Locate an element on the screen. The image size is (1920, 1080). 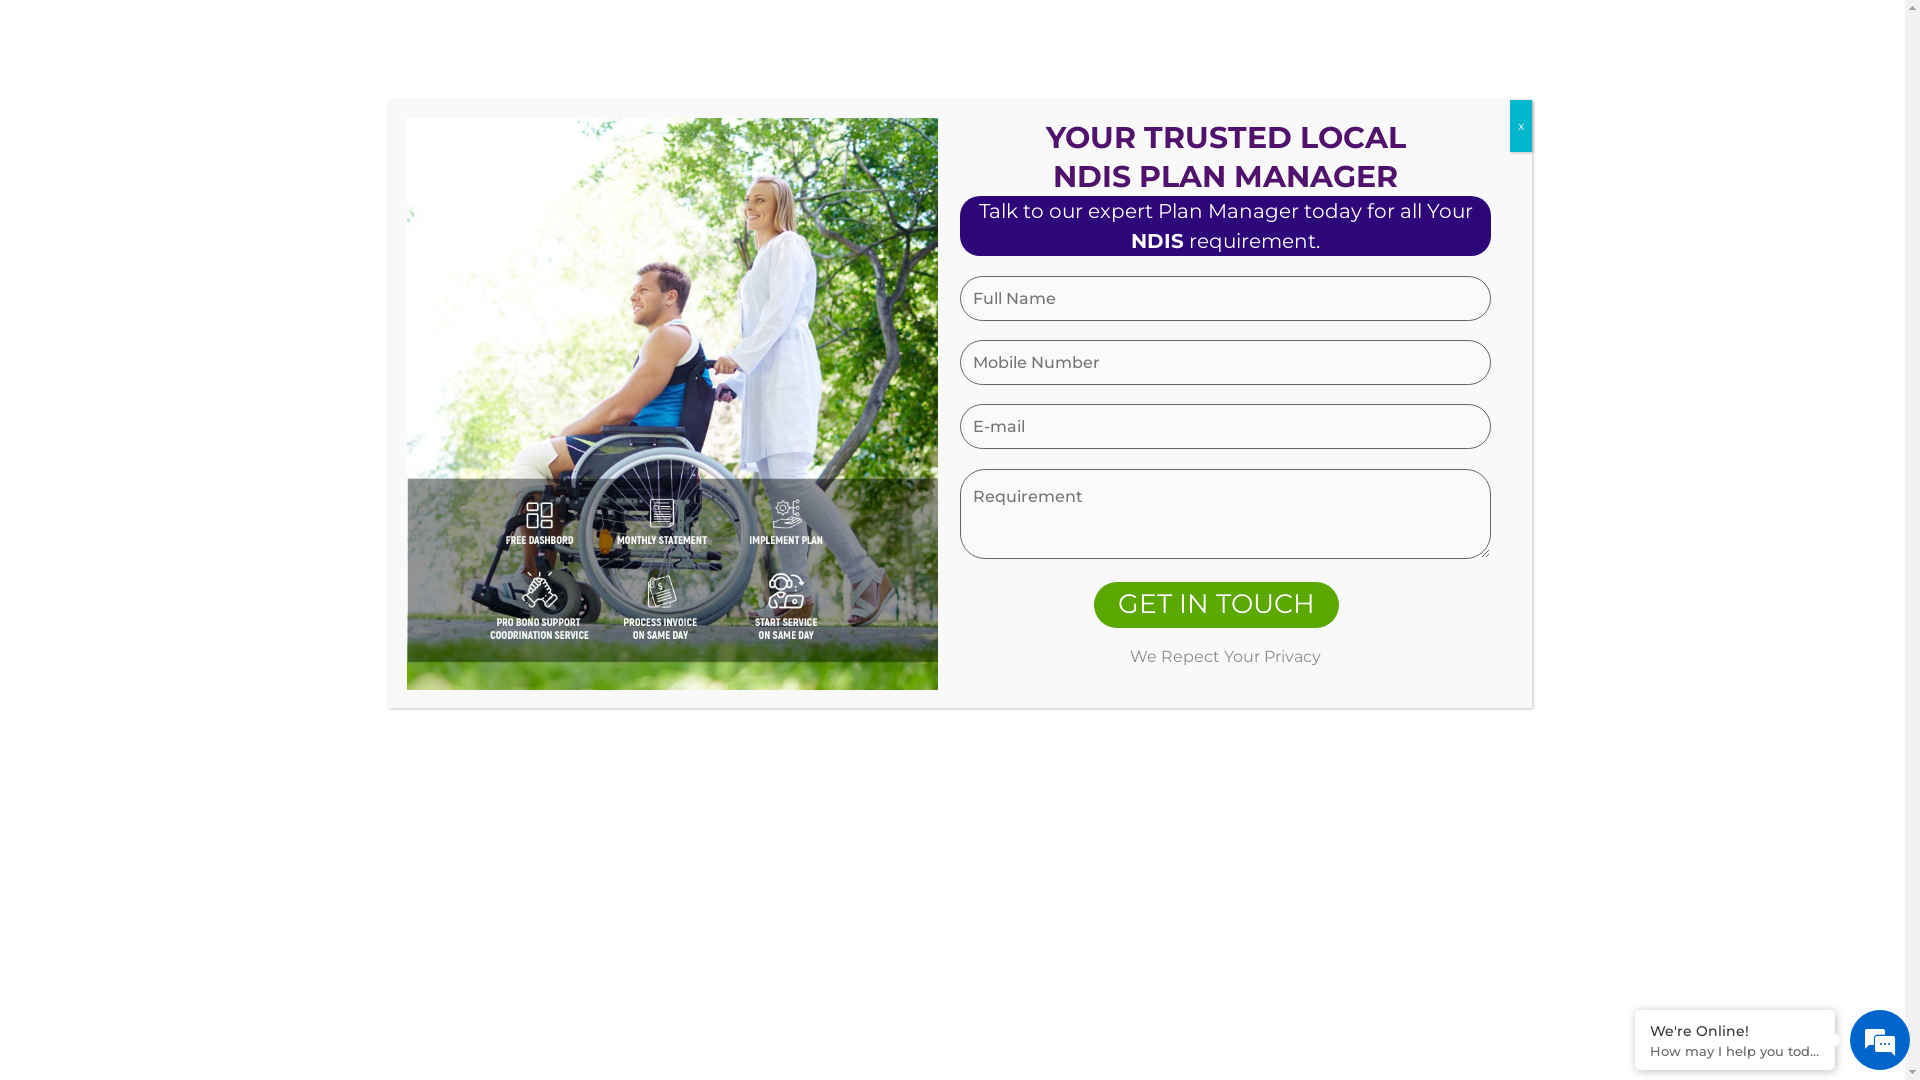
'GET IN TOUCH' is located at coordinates (1215, 604).